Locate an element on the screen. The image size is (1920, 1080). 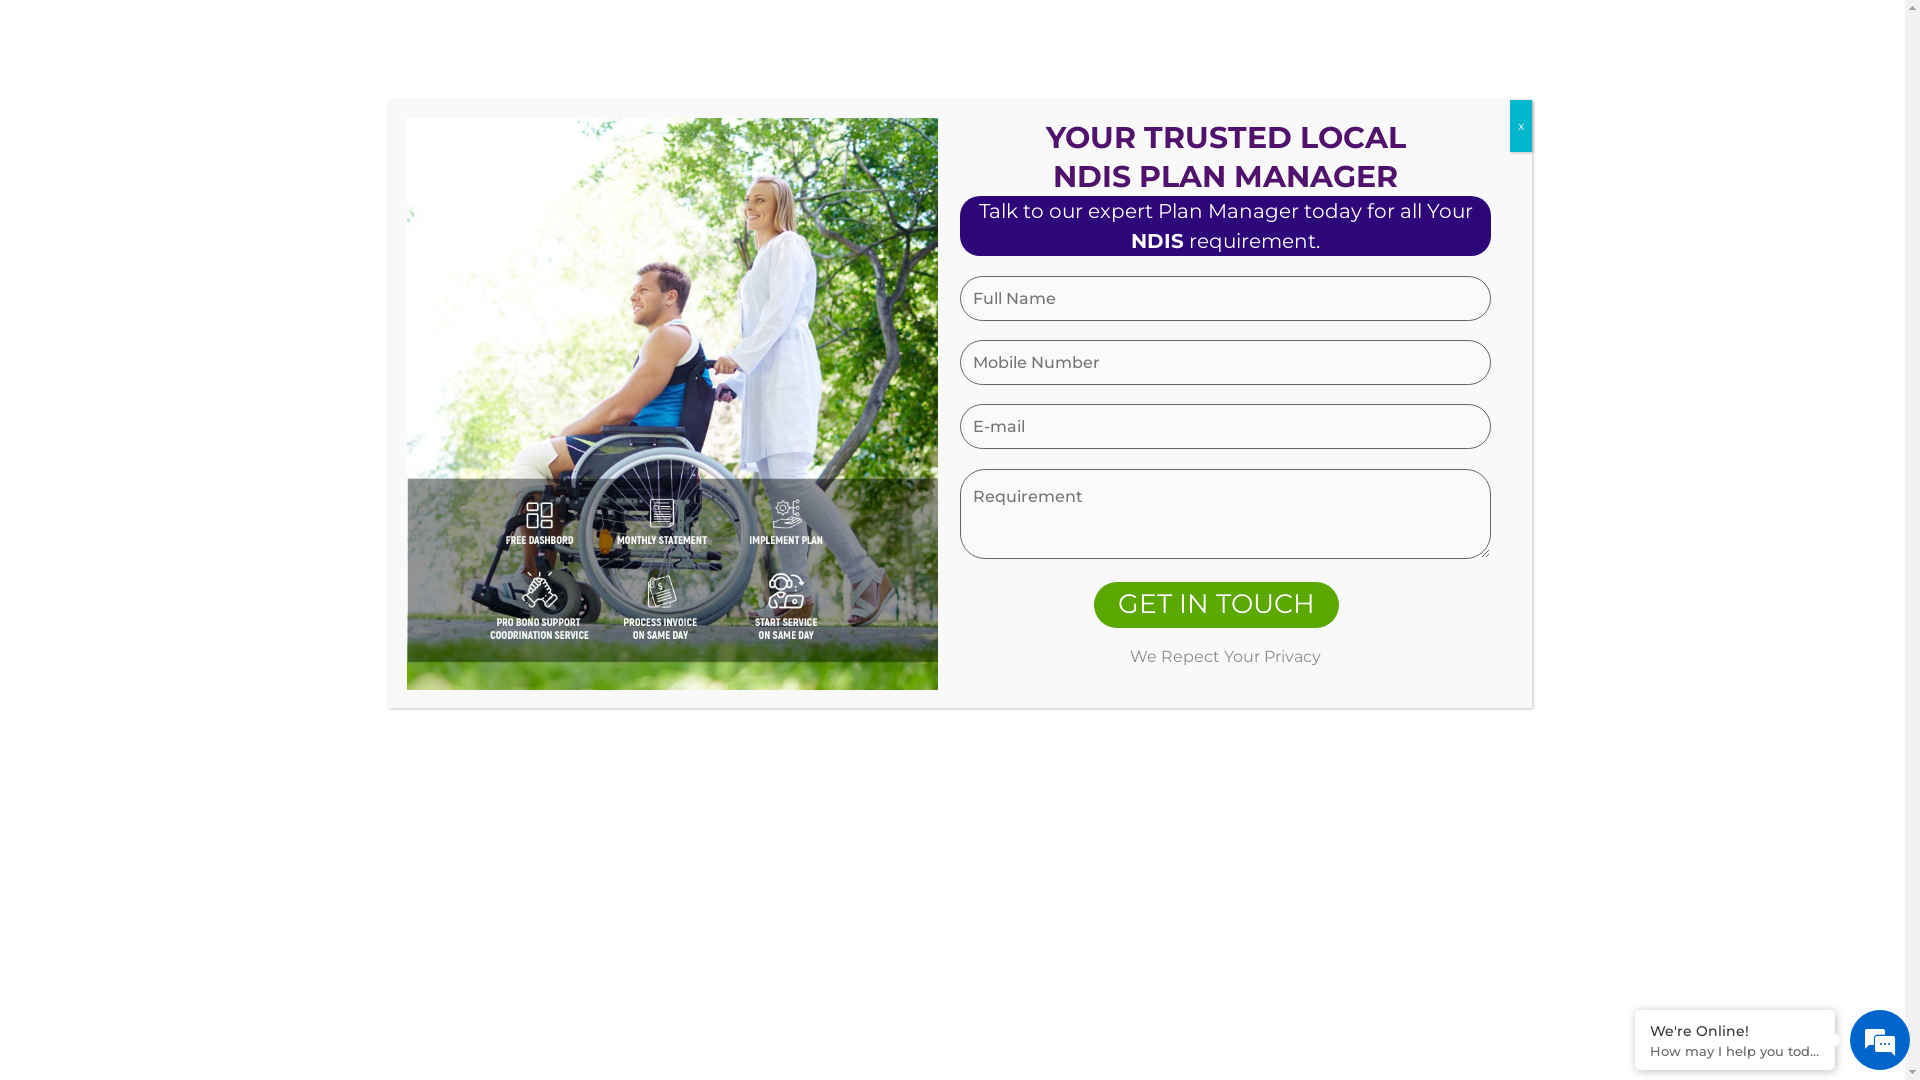
'GET IN TOUCH' is located at coordinates (1215, 604).